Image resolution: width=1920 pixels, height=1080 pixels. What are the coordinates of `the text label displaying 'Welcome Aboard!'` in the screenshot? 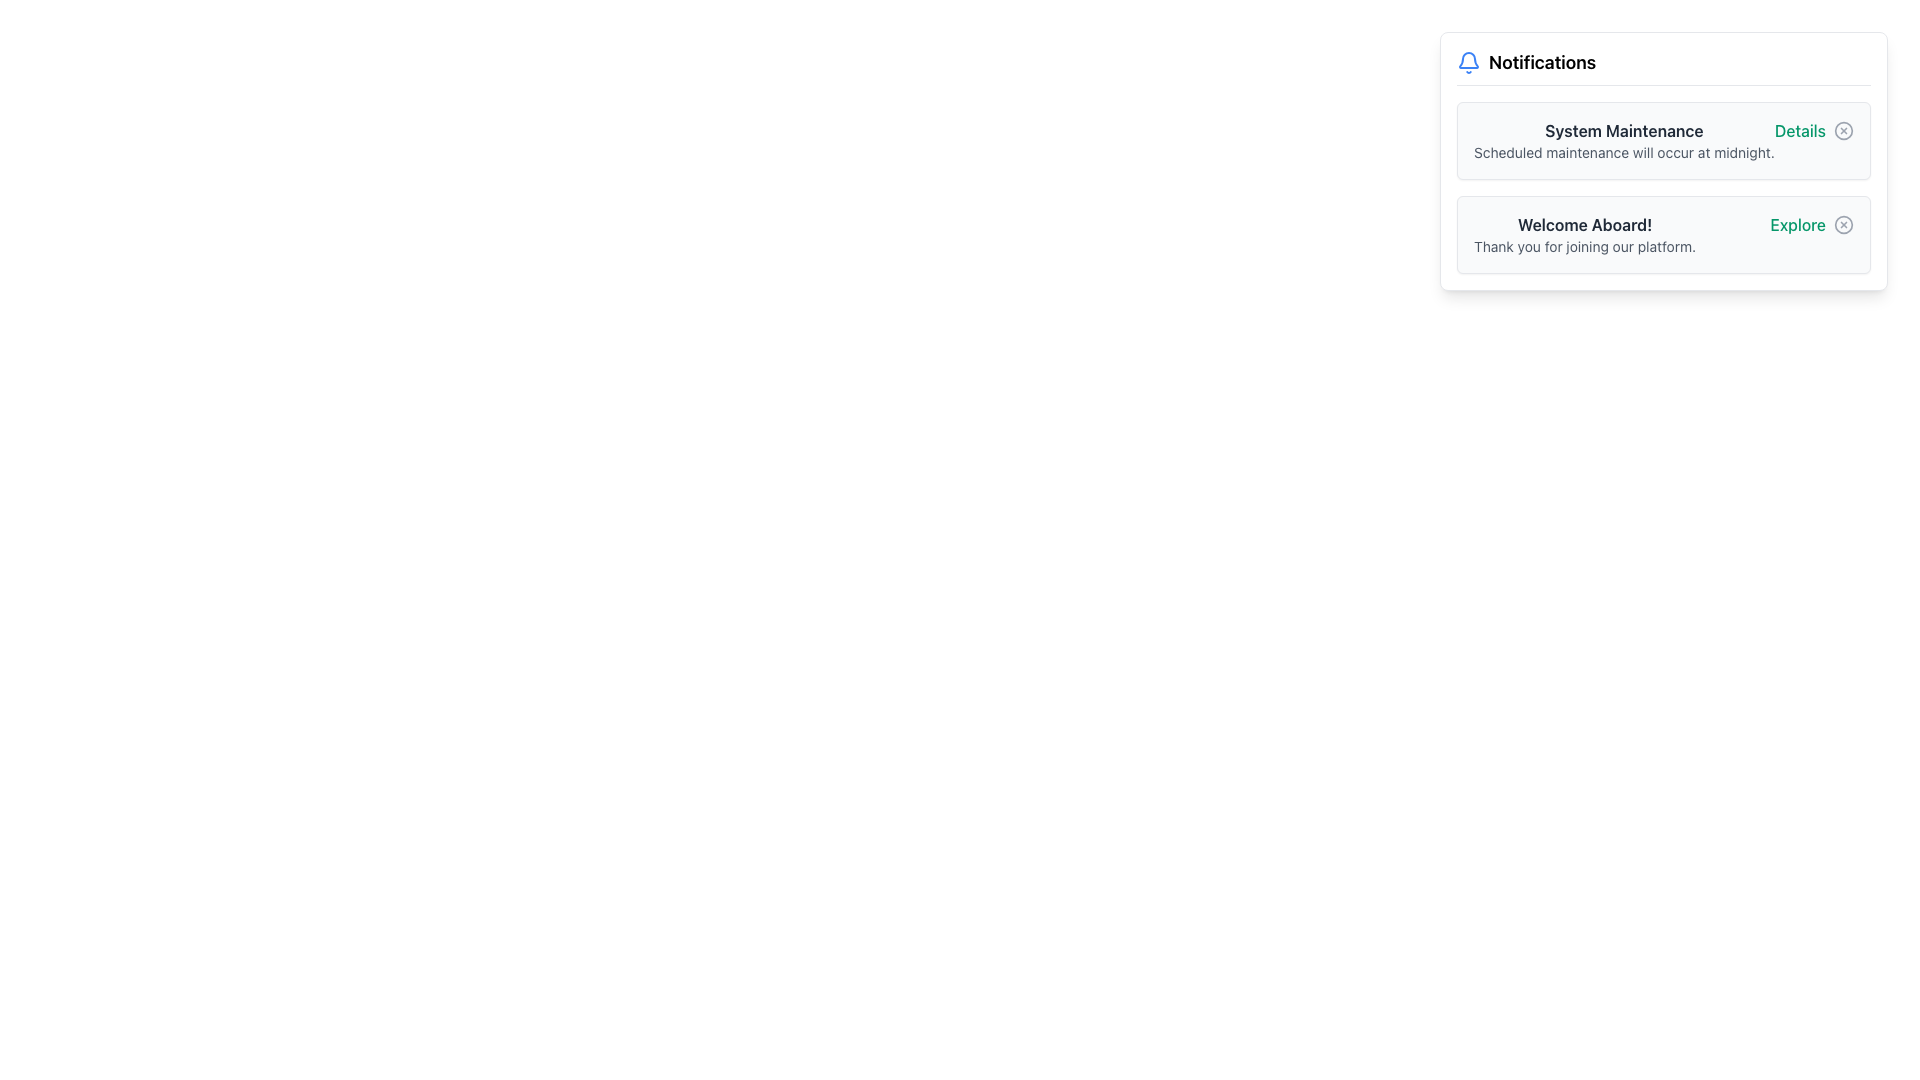 It's located at (1584, 224).